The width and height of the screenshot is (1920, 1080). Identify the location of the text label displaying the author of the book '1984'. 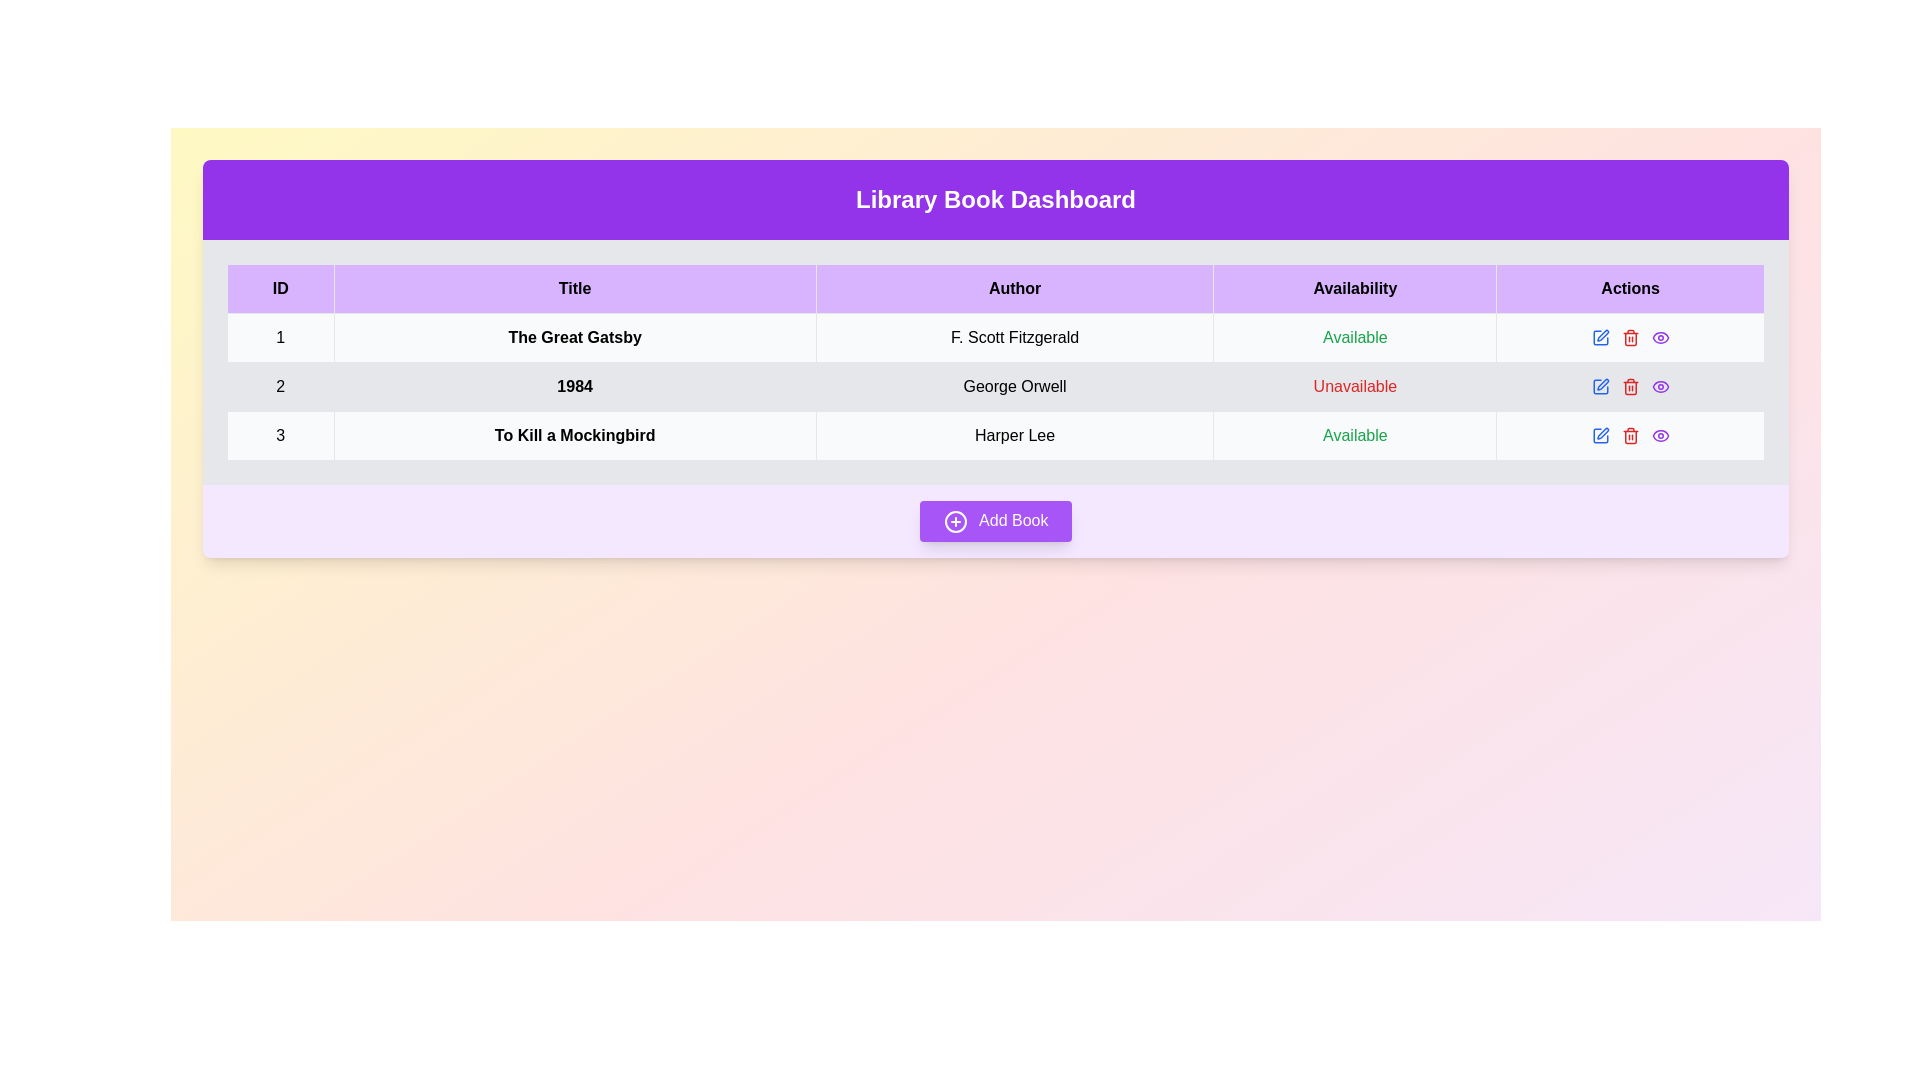
(1015, 386).